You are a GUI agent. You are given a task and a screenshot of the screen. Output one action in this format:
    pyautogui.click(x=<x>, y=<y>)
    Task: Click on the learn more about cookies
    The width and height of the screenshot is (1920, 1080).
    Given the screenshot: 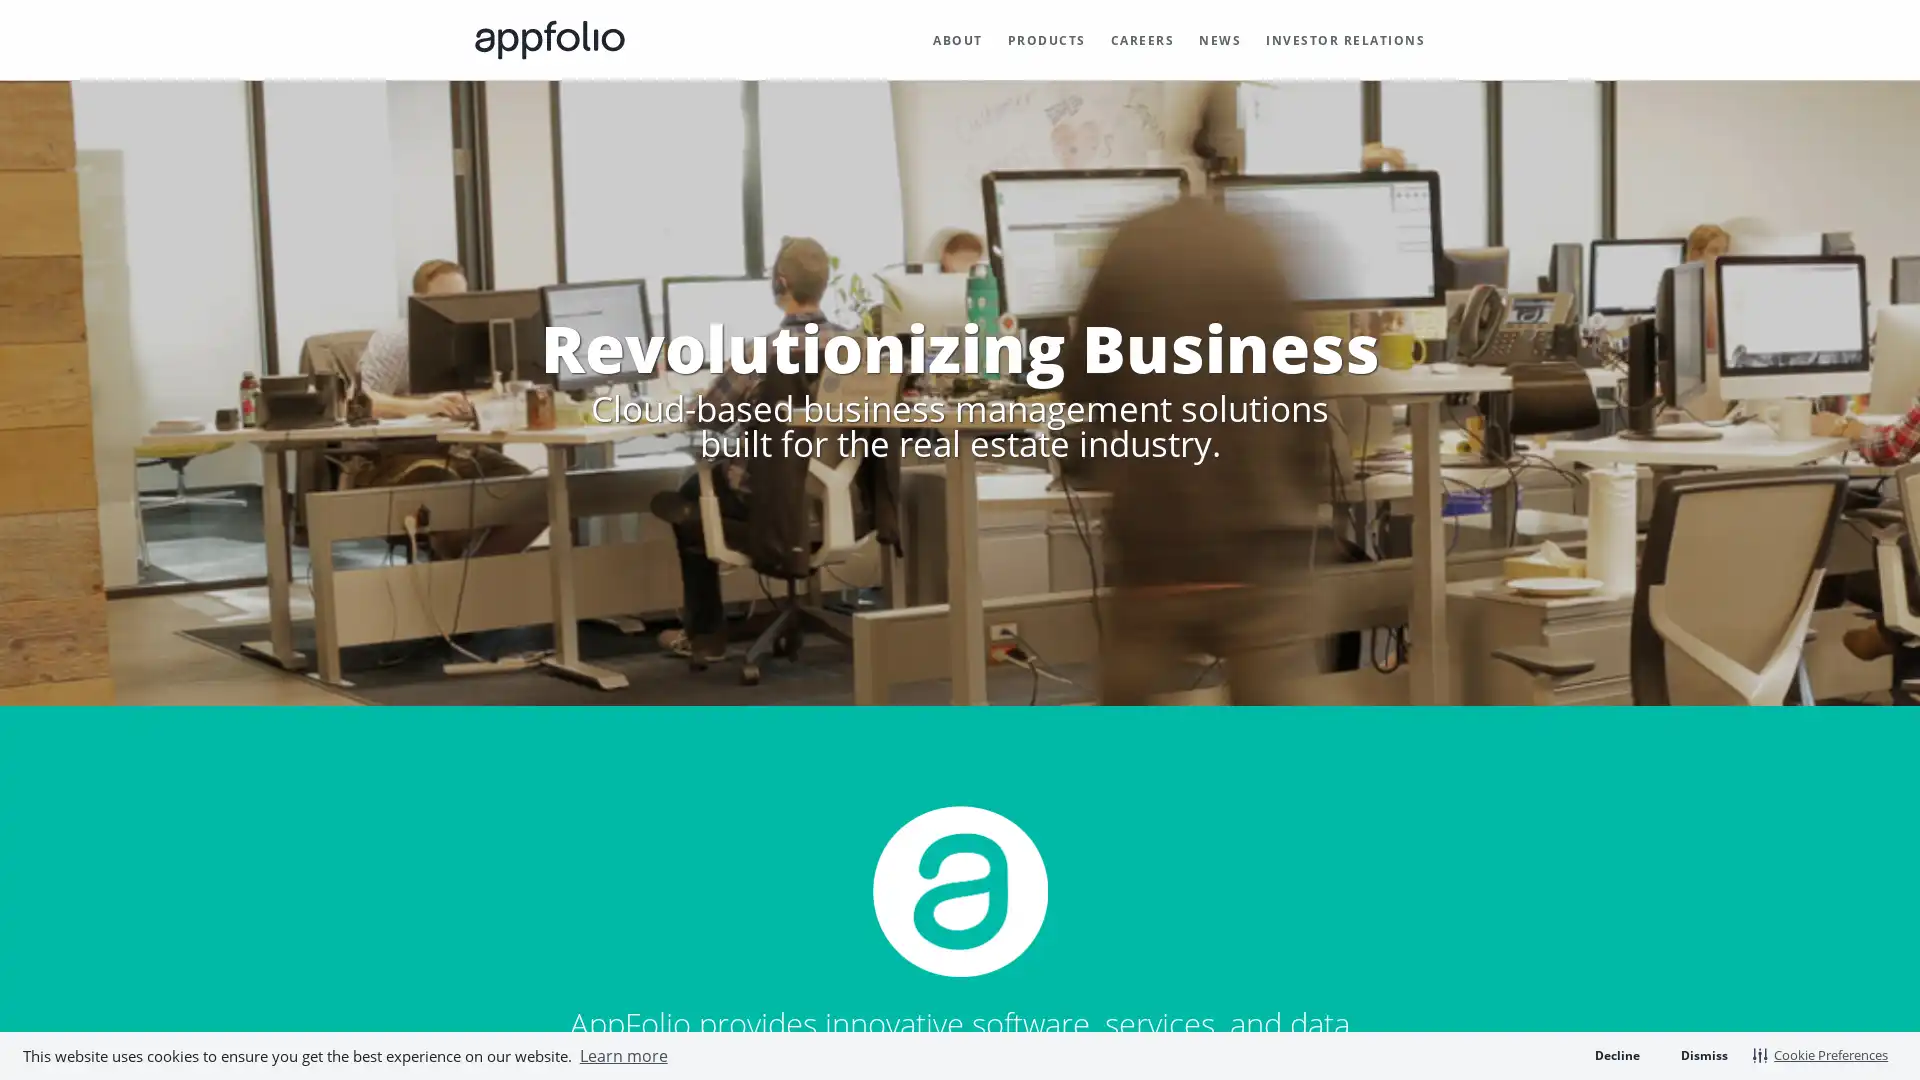 What is the action you would take?
    pyautogui.click(x=622, y=1054)
    